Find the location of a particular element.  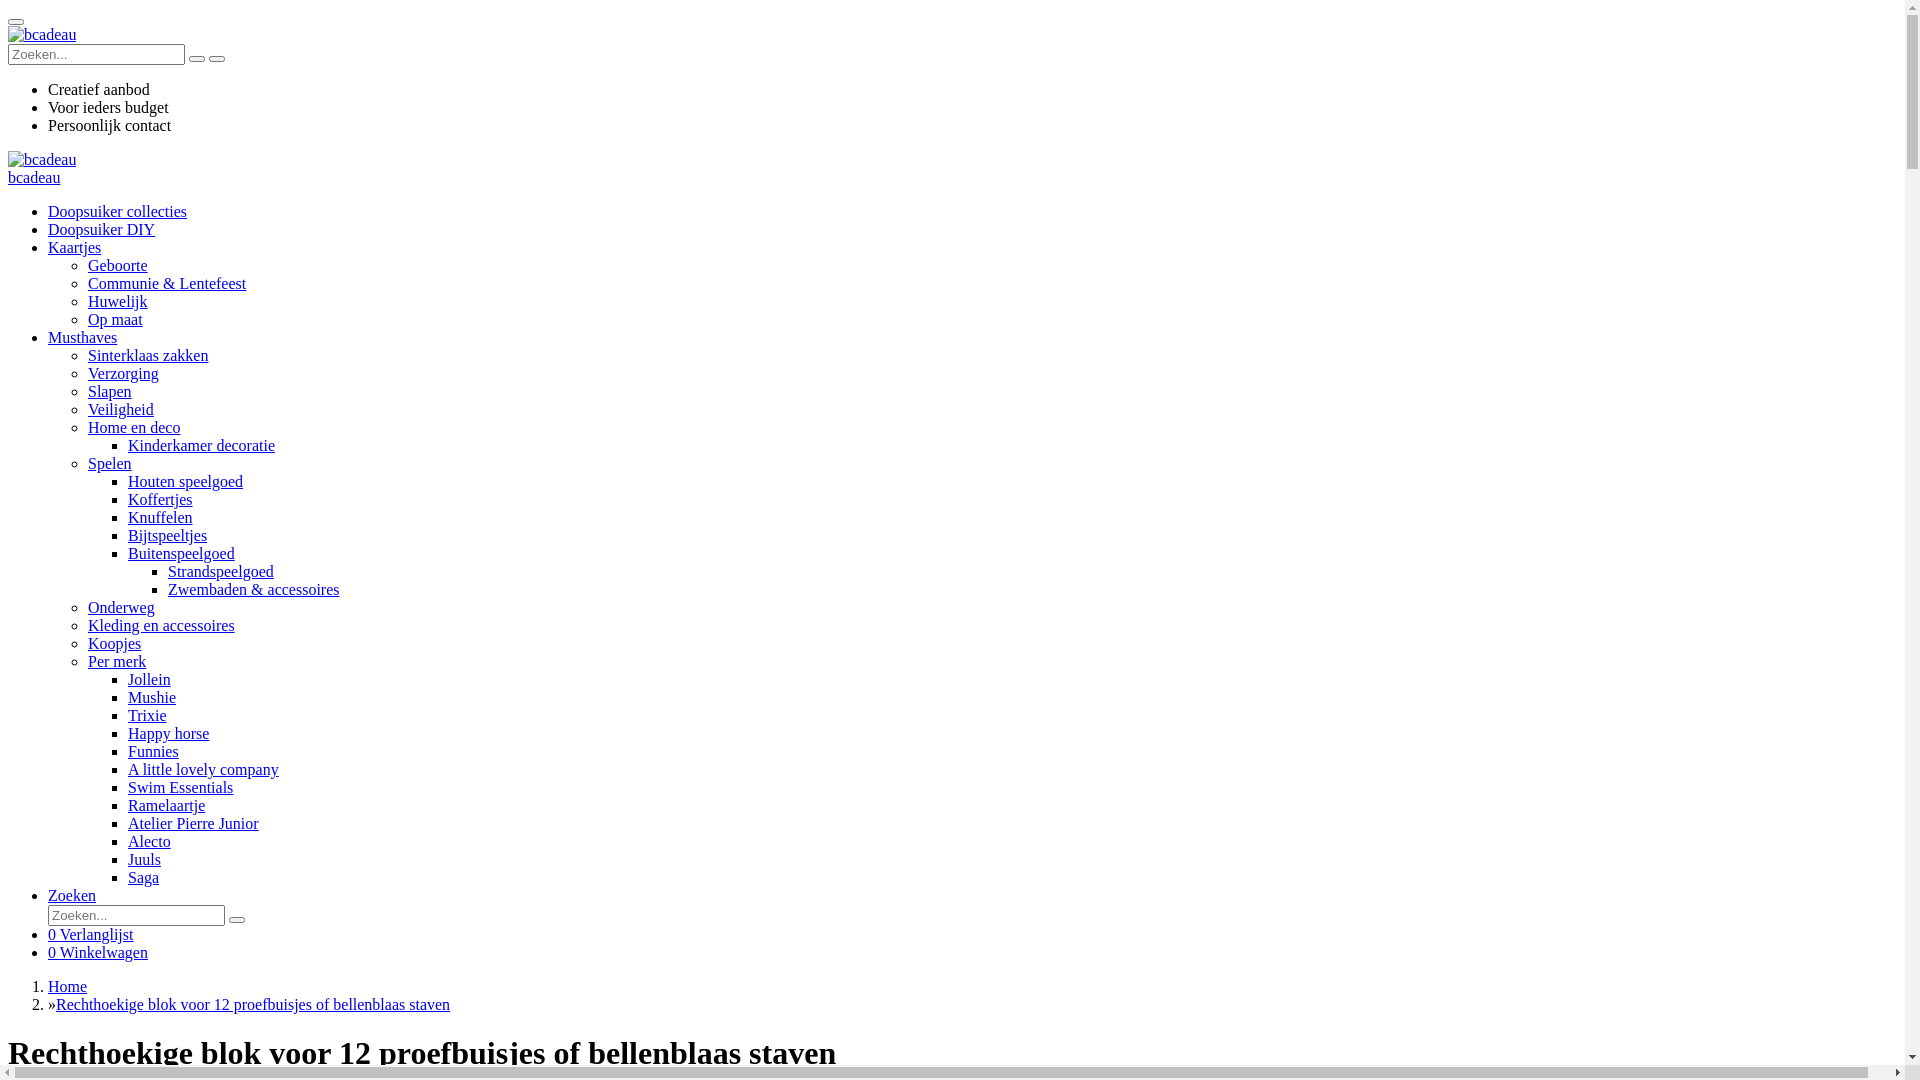

'Saga' is located at coordinates (142, 876).